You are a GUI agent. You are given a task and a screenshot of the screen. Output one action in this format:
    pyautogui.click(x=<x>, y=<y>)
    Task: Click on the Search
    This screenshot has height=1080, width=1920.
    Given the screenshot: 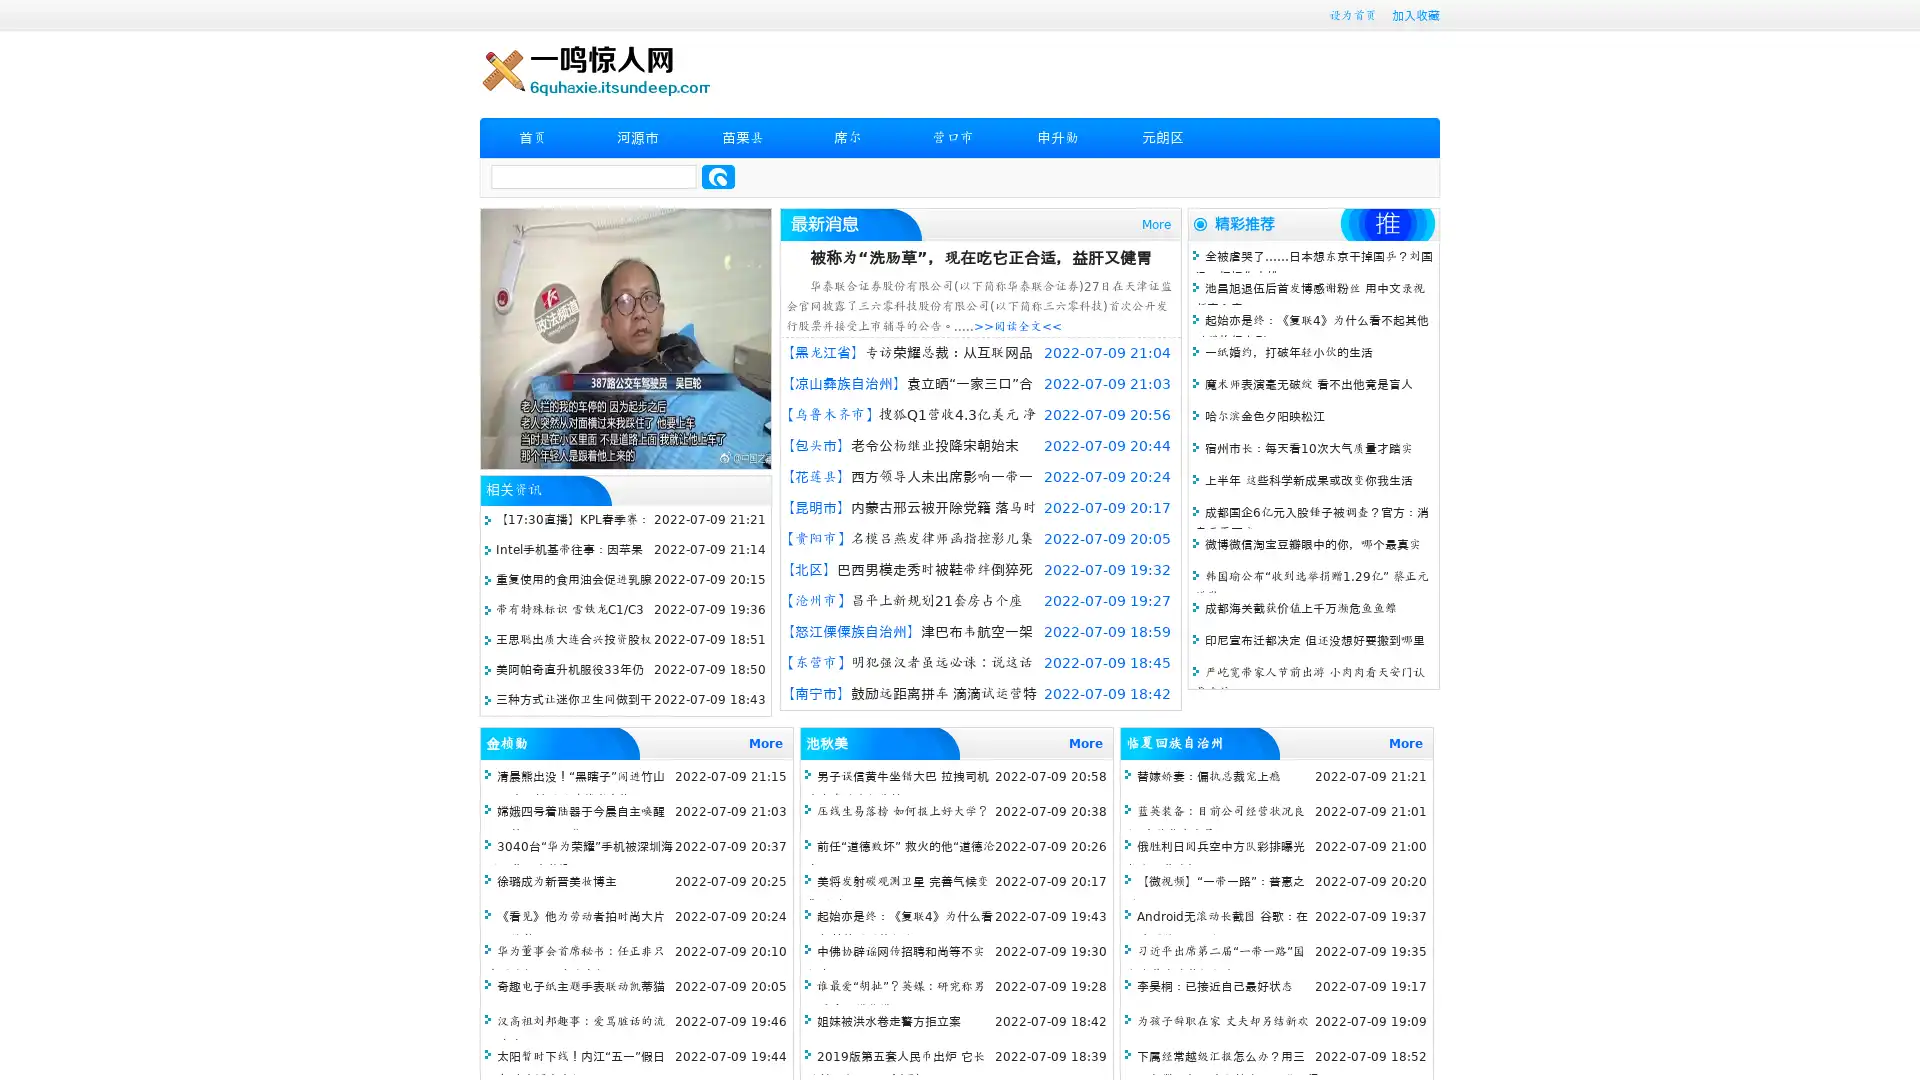 What is the action you would take?
    pyautogui.click(x=718, y=176)
    